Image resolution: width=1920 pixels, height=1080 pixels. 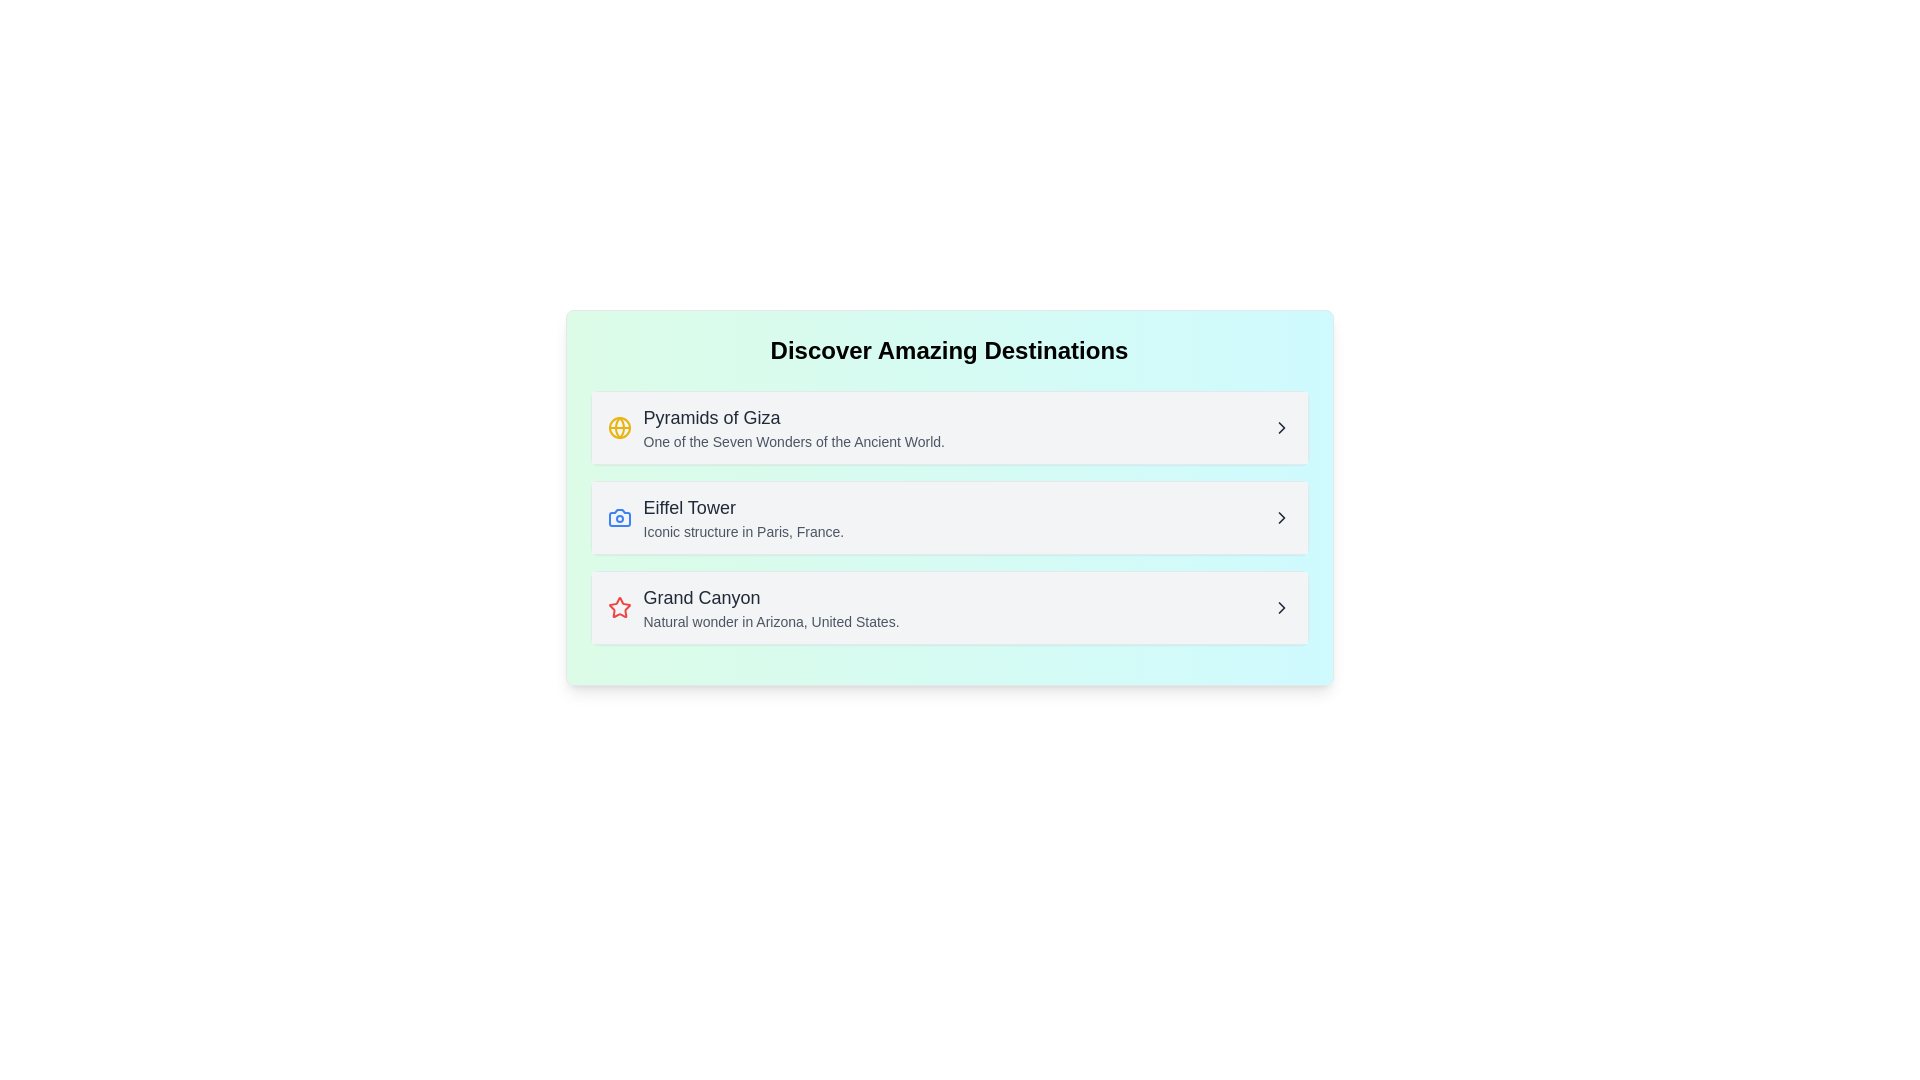 What do you see at coordinates (1281, 607) in the screenshot?
I see `the SVG icon located in the right section of the 'Grand Canyon' card, which is the third card in the list of destinations` at bounding box center [1281, 607].